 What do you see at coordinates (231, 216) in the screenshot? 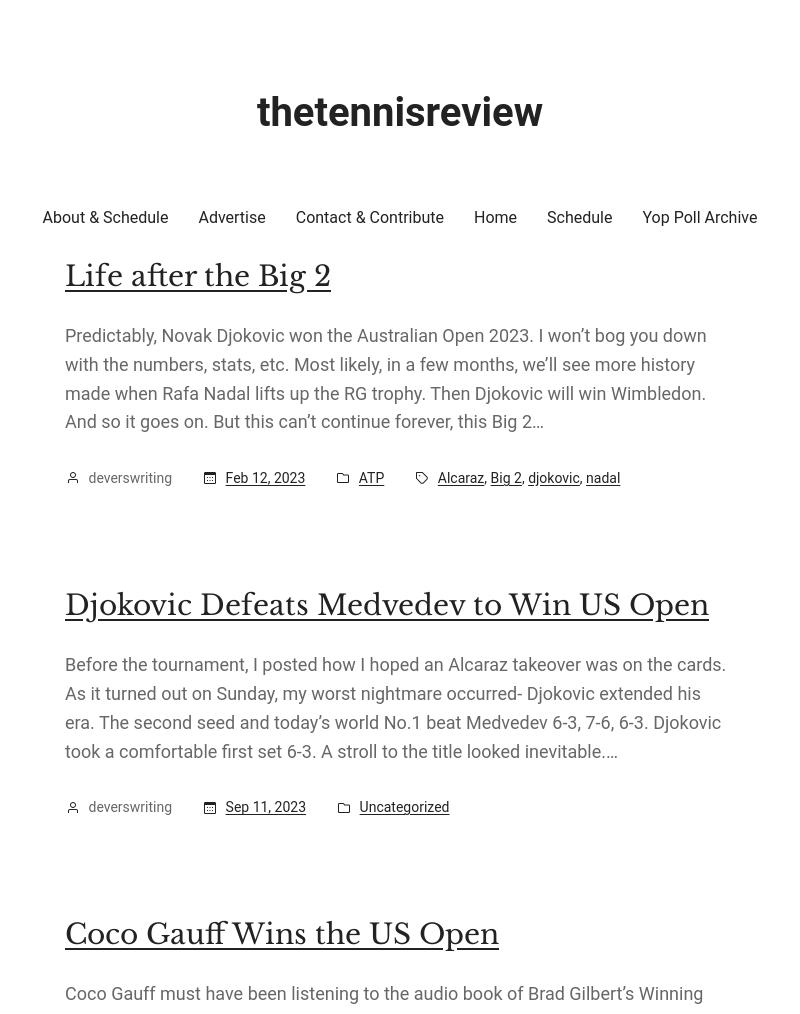
I see `'Advertise'` at bounding box center [231, 216].